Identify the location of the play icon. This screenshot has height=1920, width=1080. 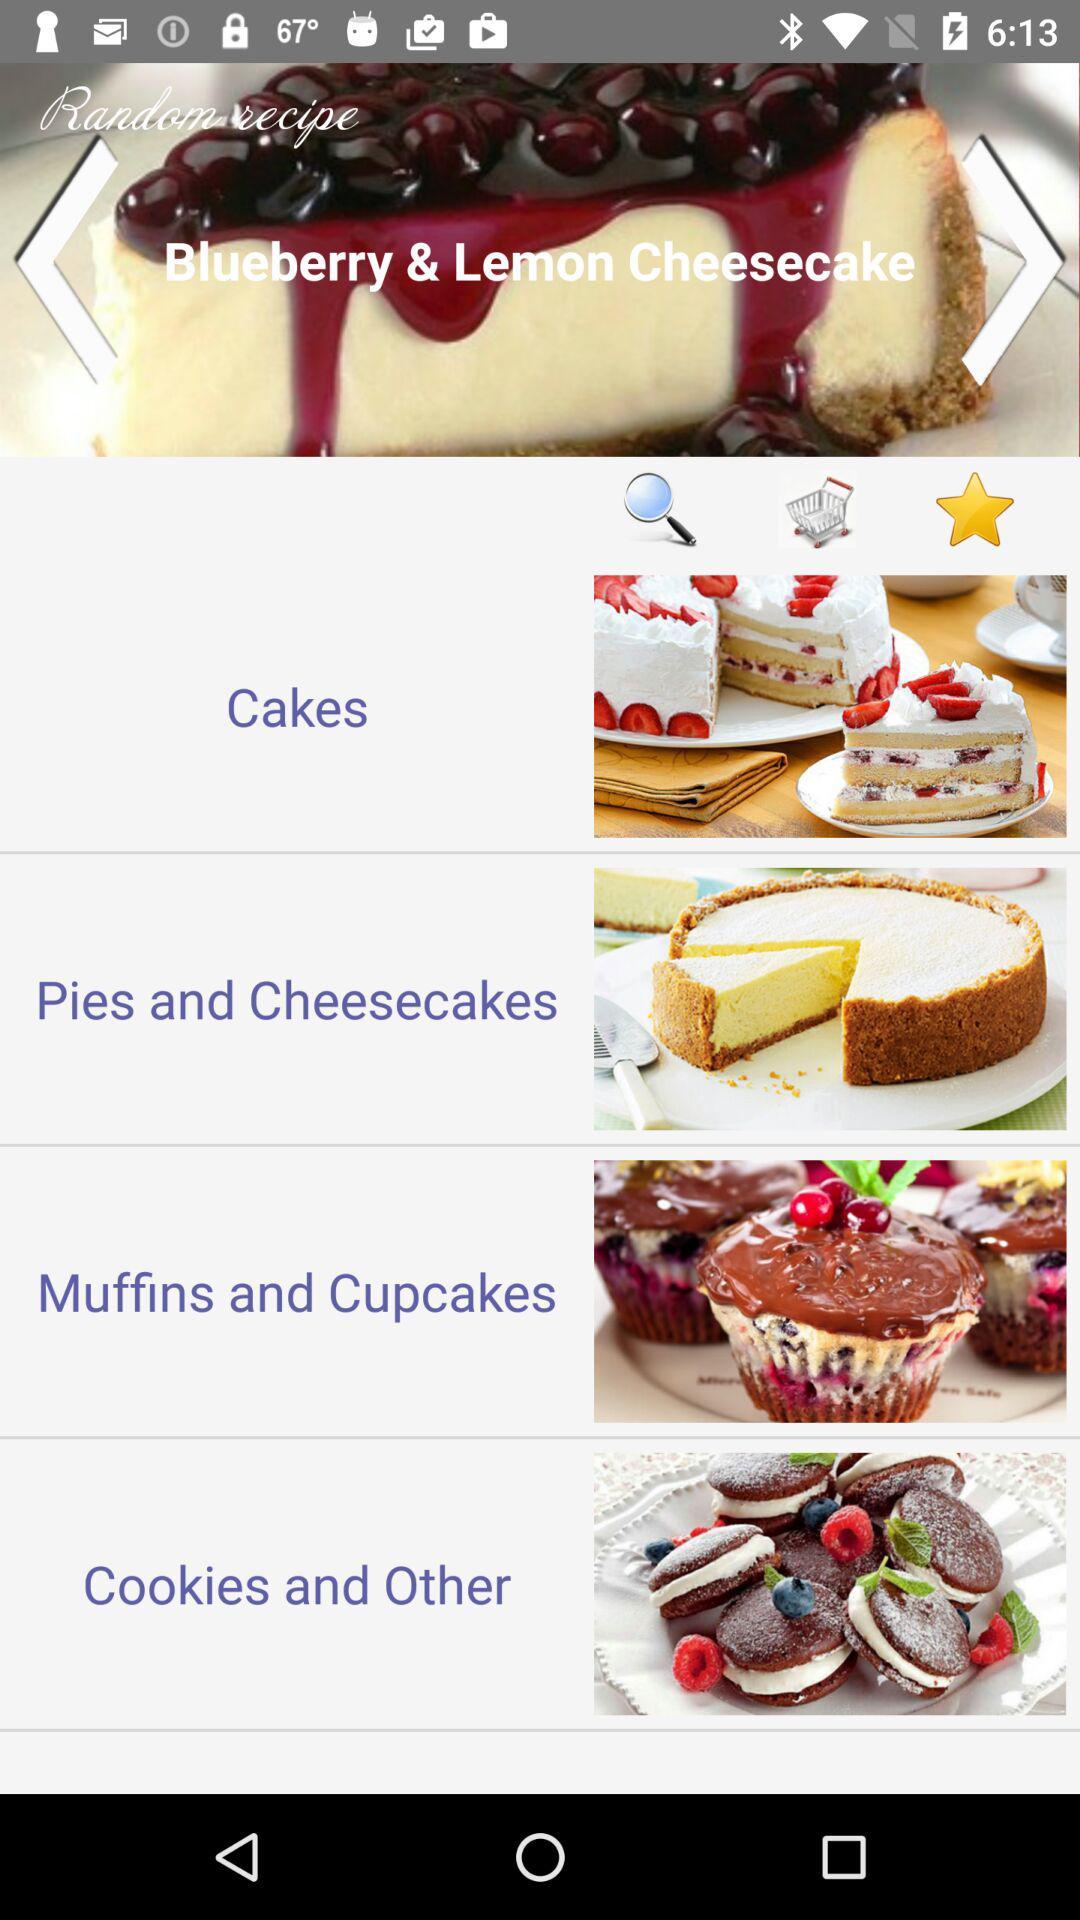
(1014, 258).